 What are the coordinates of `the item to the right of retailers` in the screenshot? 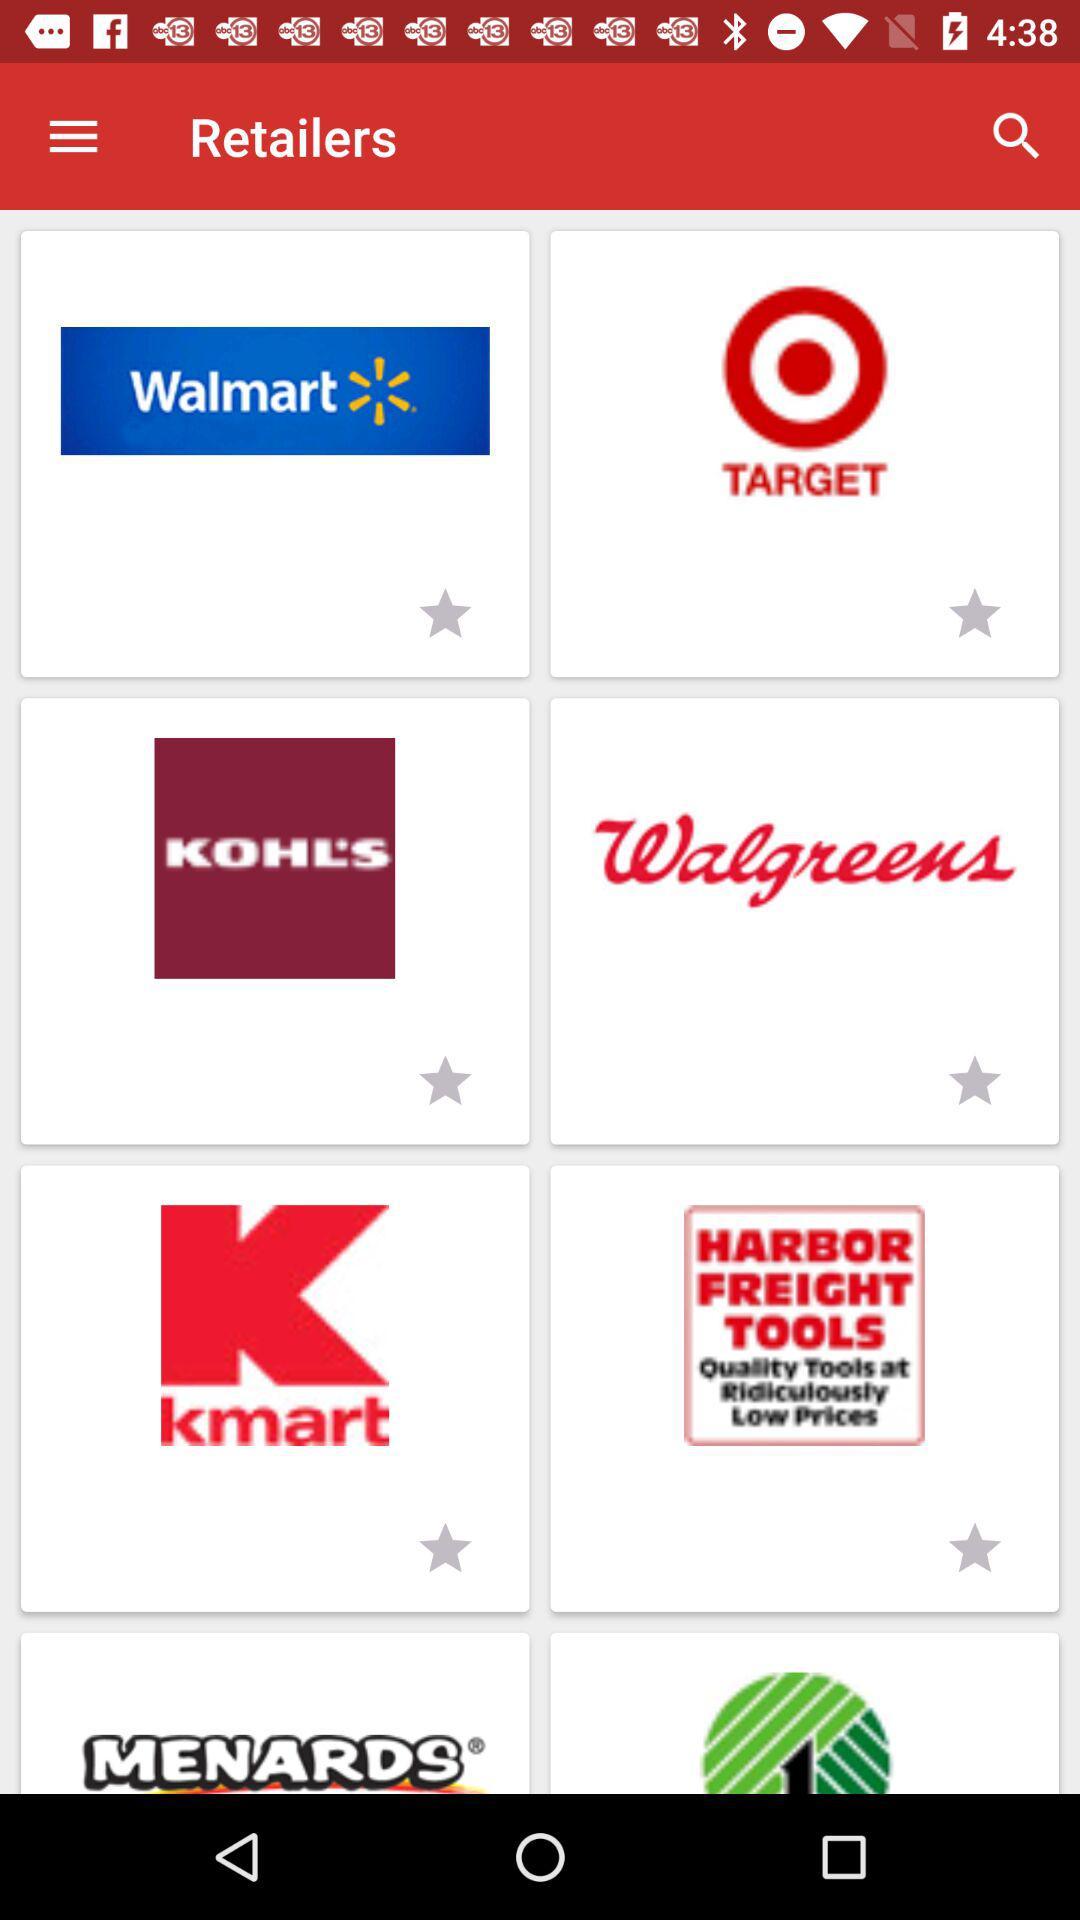 It's located at (1017, 135).